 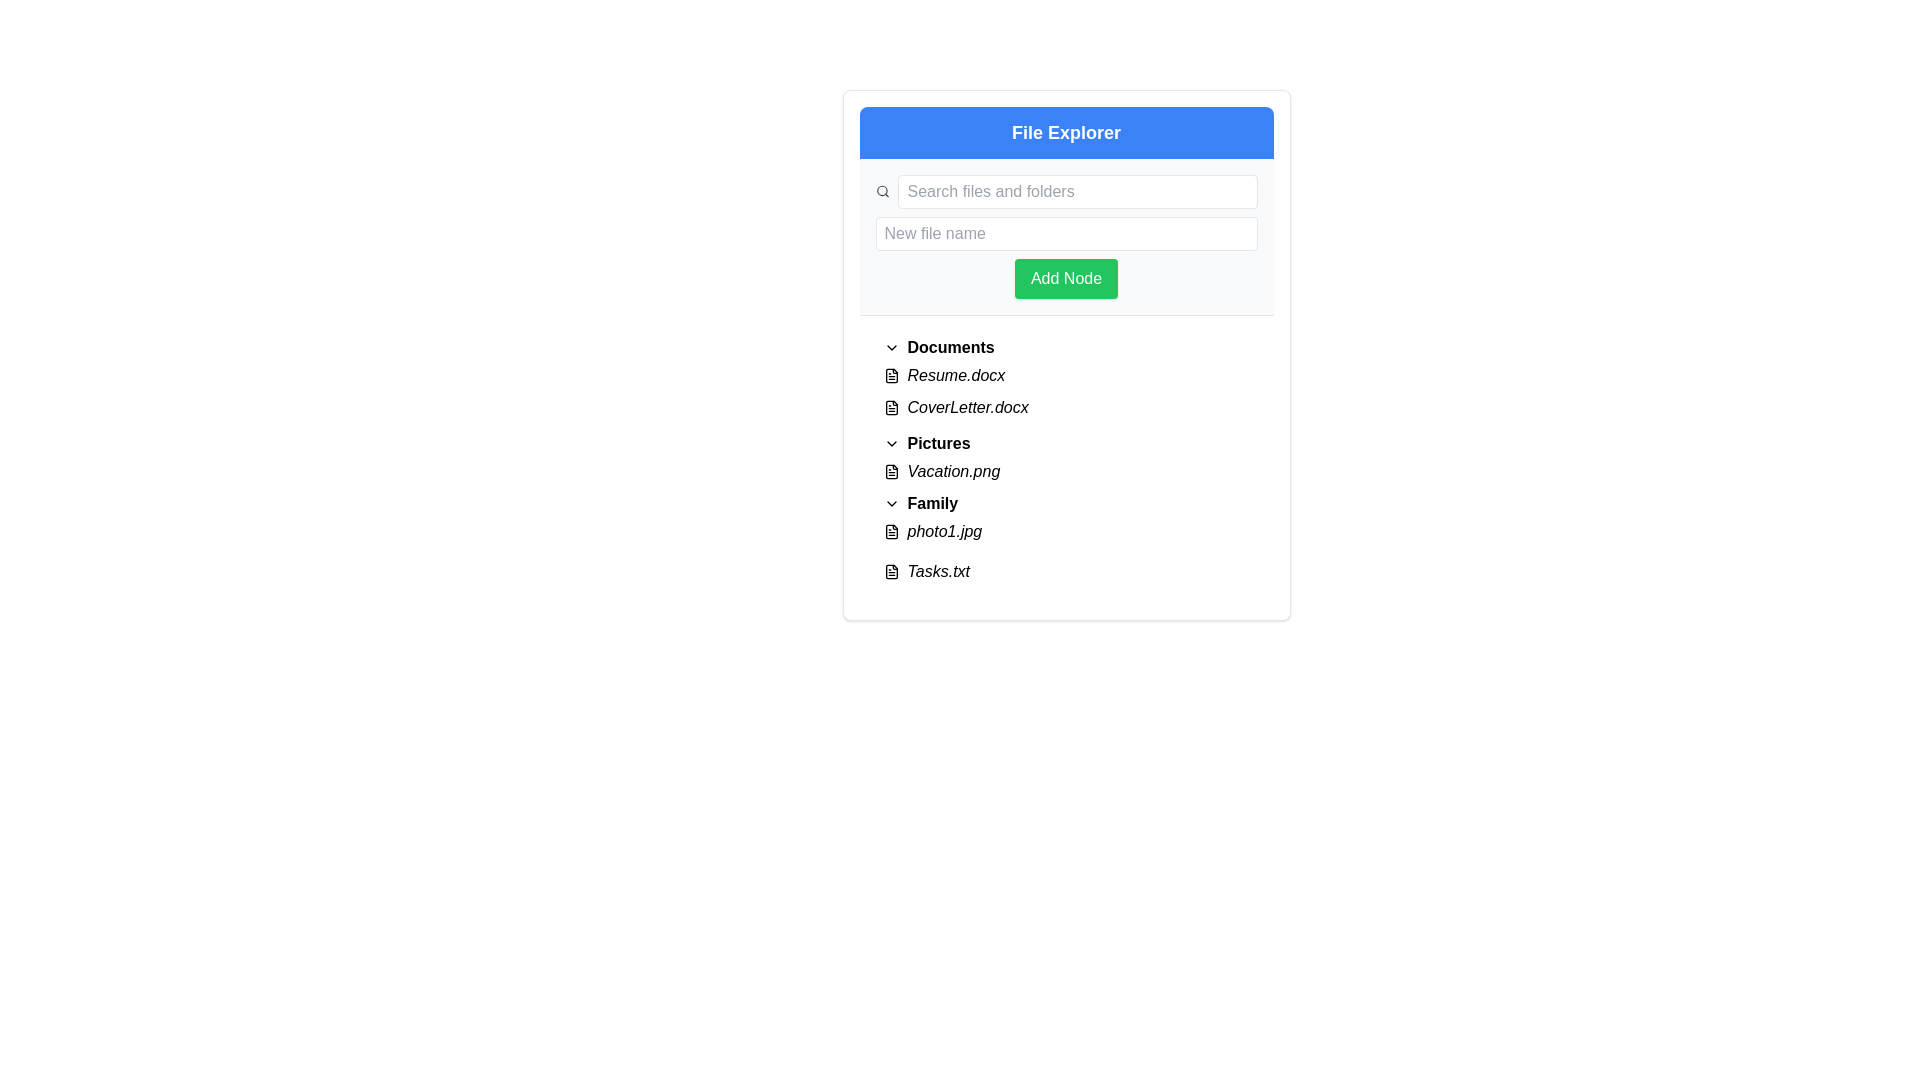 What do you see at coordinates (1065, 531) in the screenshot?
I see `to select the file named 'photo1.jpg' which is the second item in the 'Family' folder under the 'Pictures' folder` at bounding box center [1065, 531].